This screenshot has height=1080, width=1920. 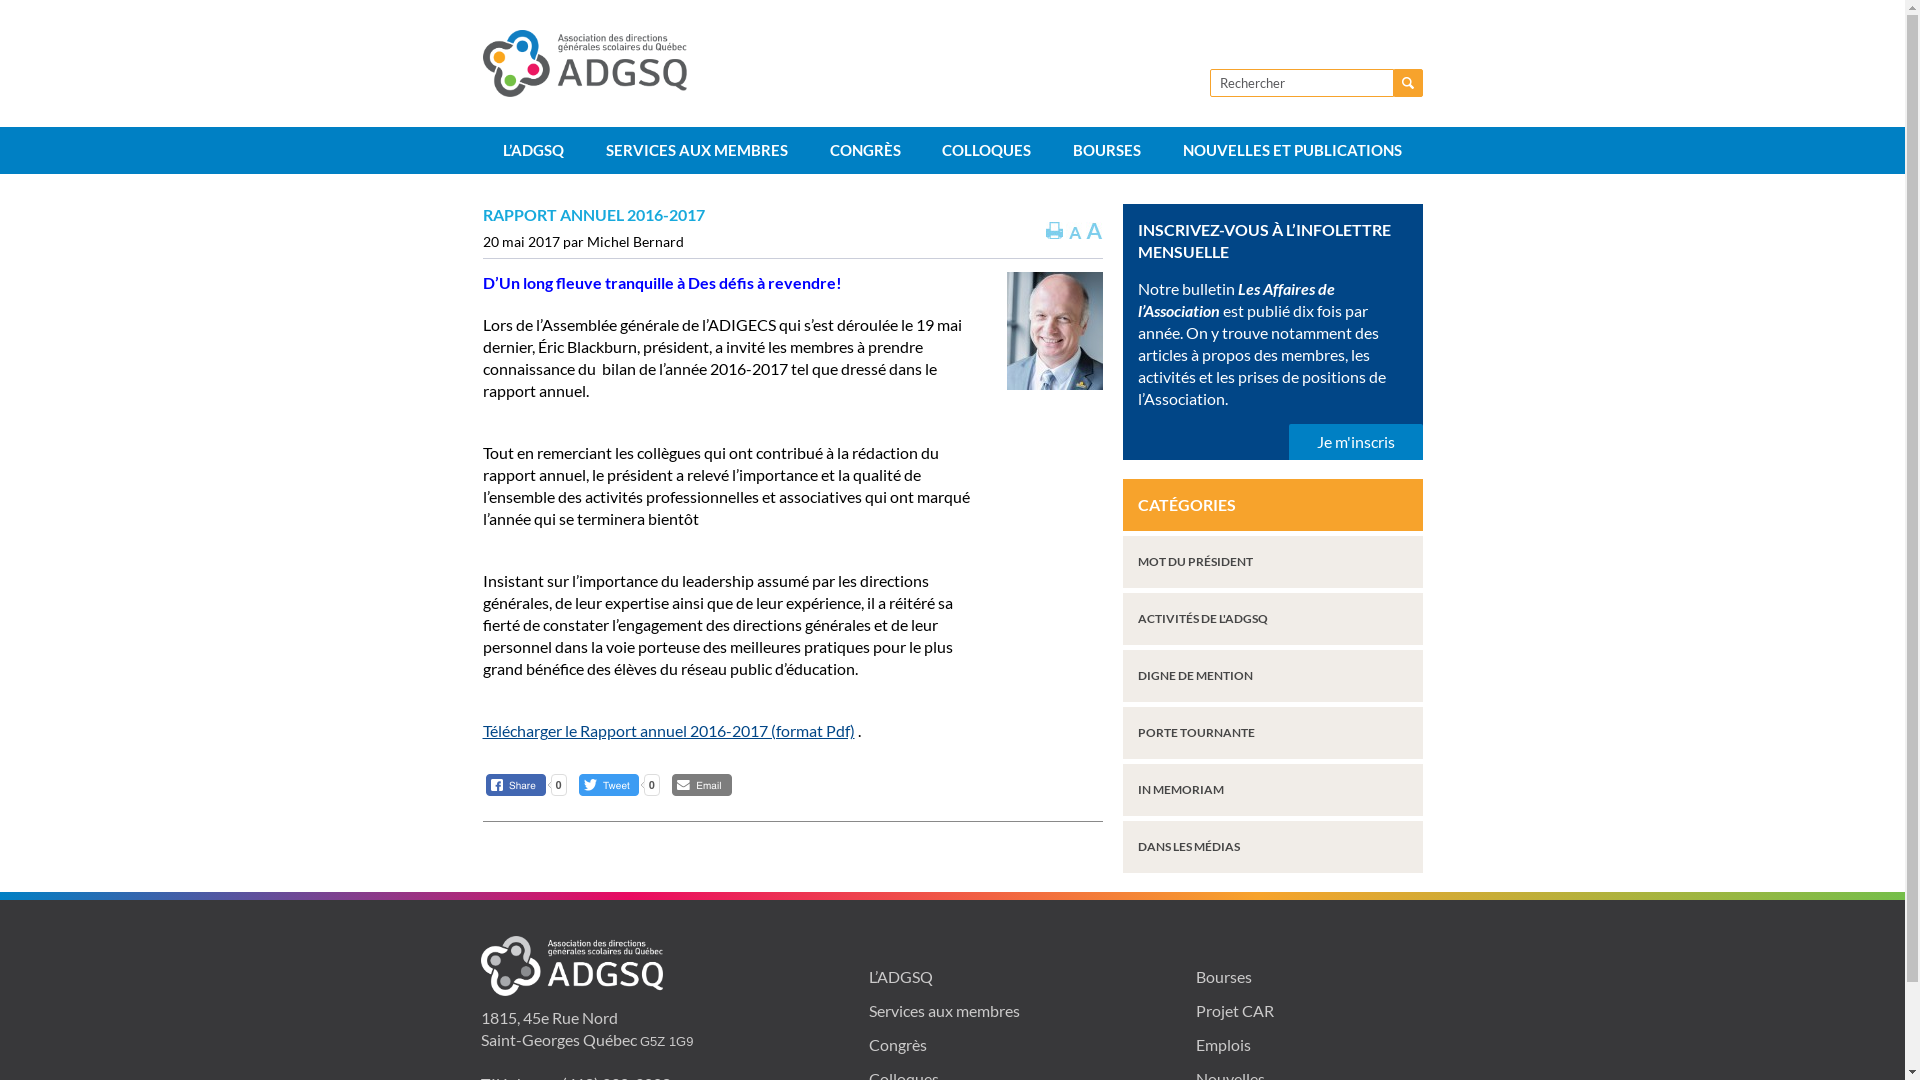 What do you see at coordinates (943, 1010) in the screenshot?
I see `'Services aux membres'` at bounding box center [943, 1010].